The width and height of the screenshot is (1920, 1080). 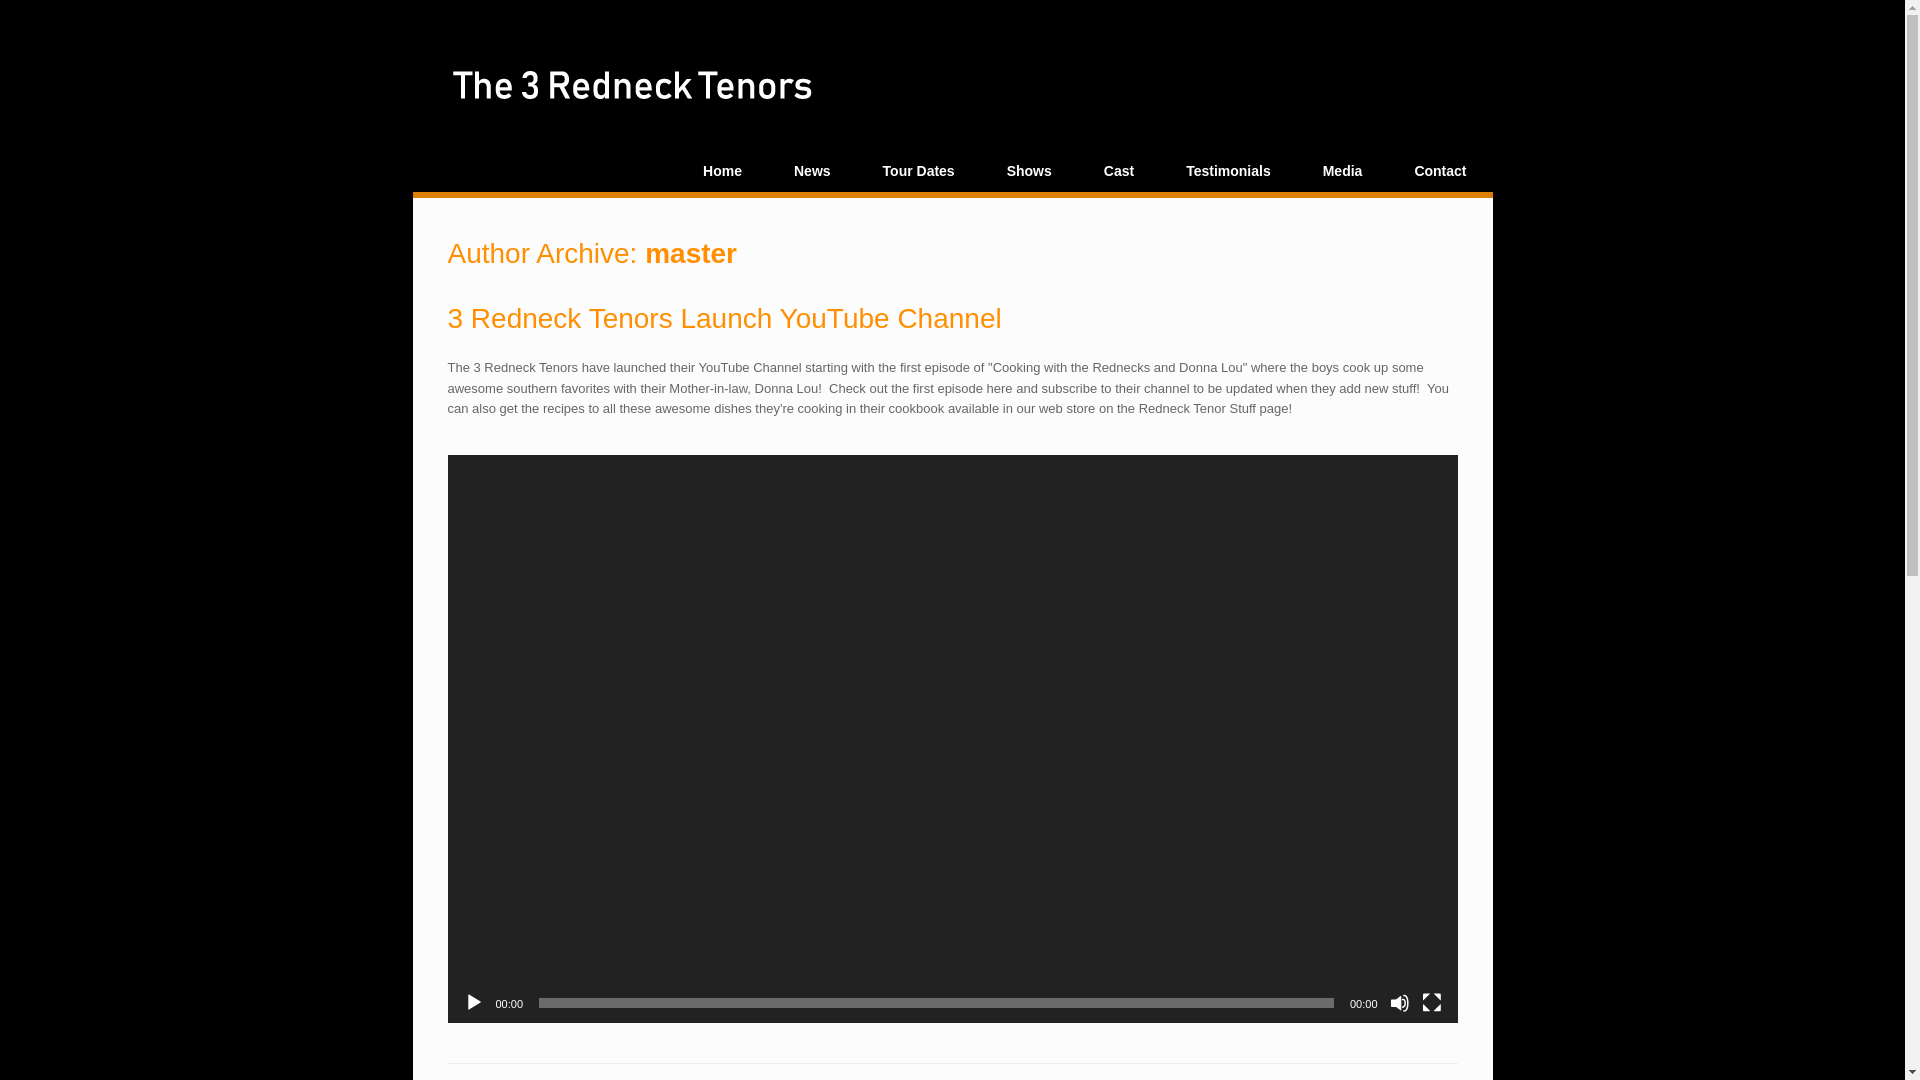 I want to click on 'Media', so click(x=1343, y=169).